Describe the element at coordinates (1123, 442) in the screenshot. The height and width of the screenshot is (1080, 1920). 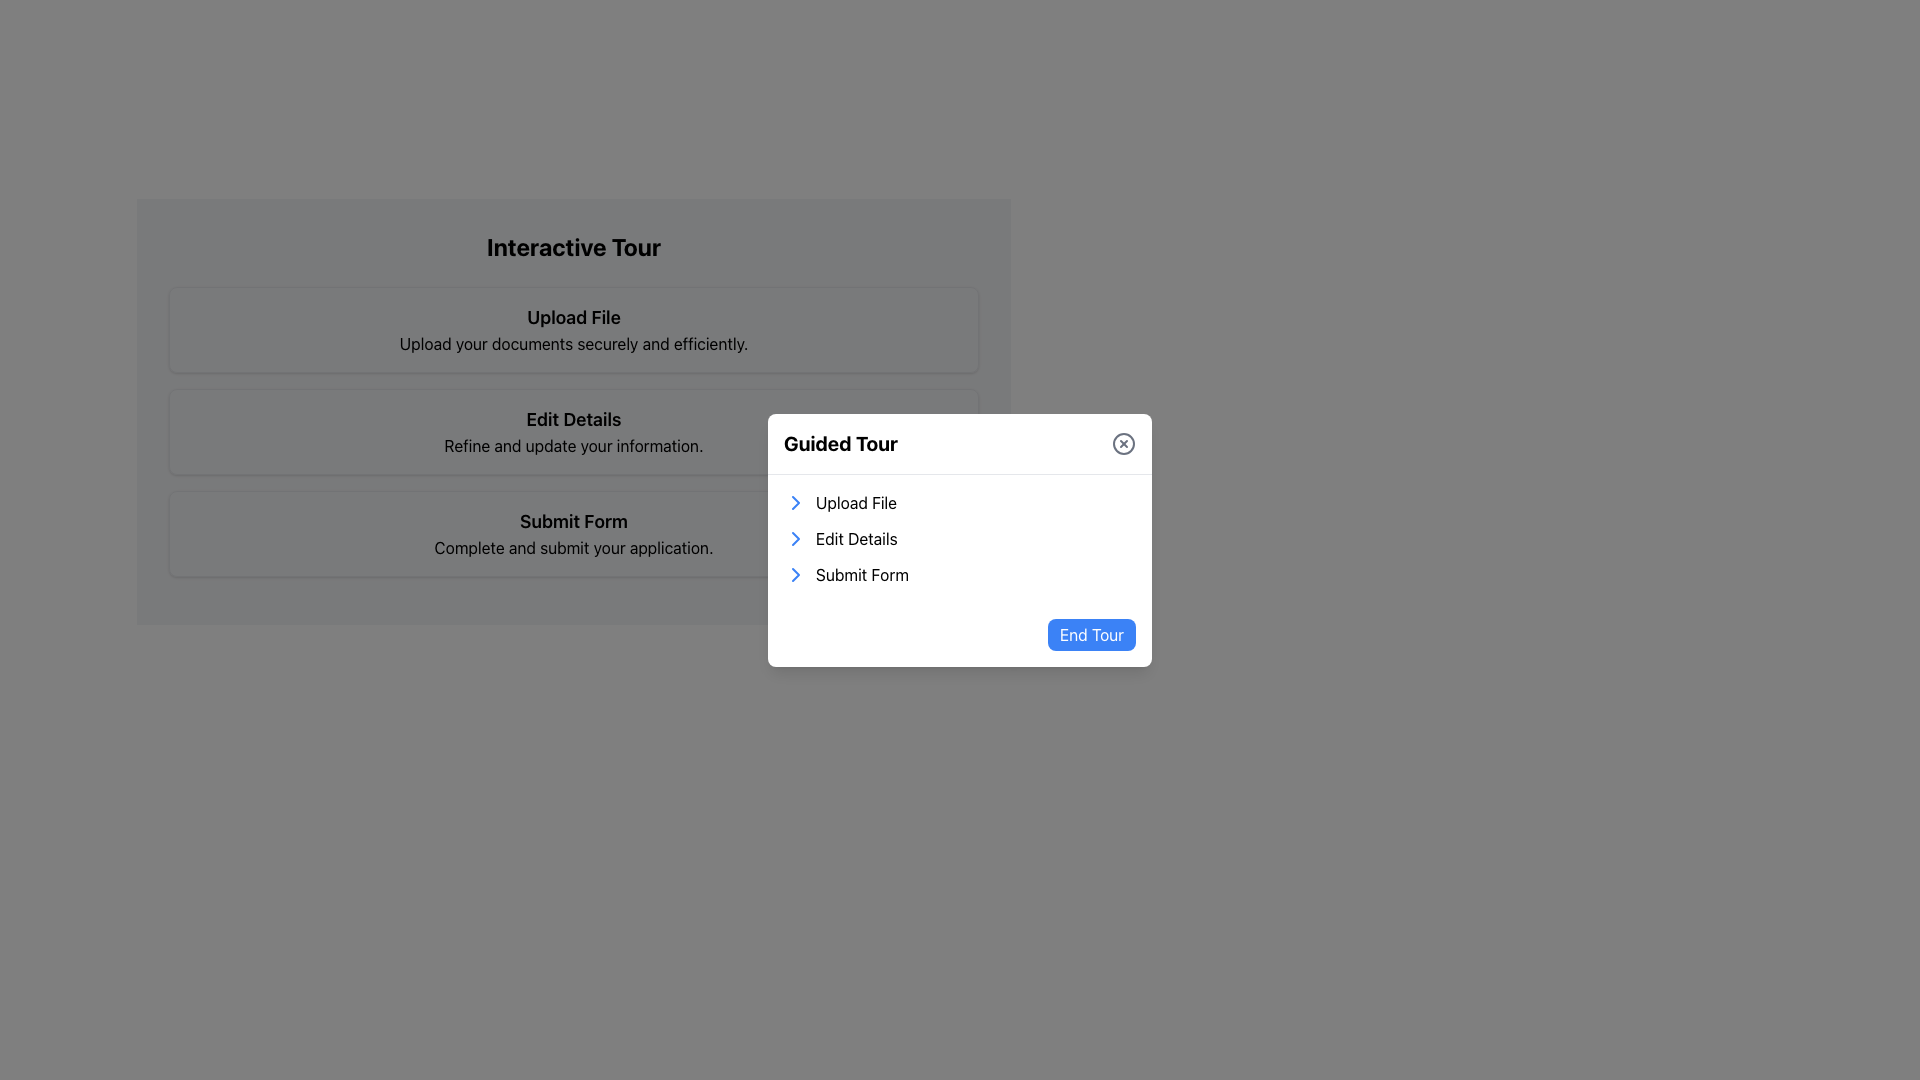
I see `the circular close button with a stylized 'X' at the top-right corner of the 'Guided Tour' modal` at that location.